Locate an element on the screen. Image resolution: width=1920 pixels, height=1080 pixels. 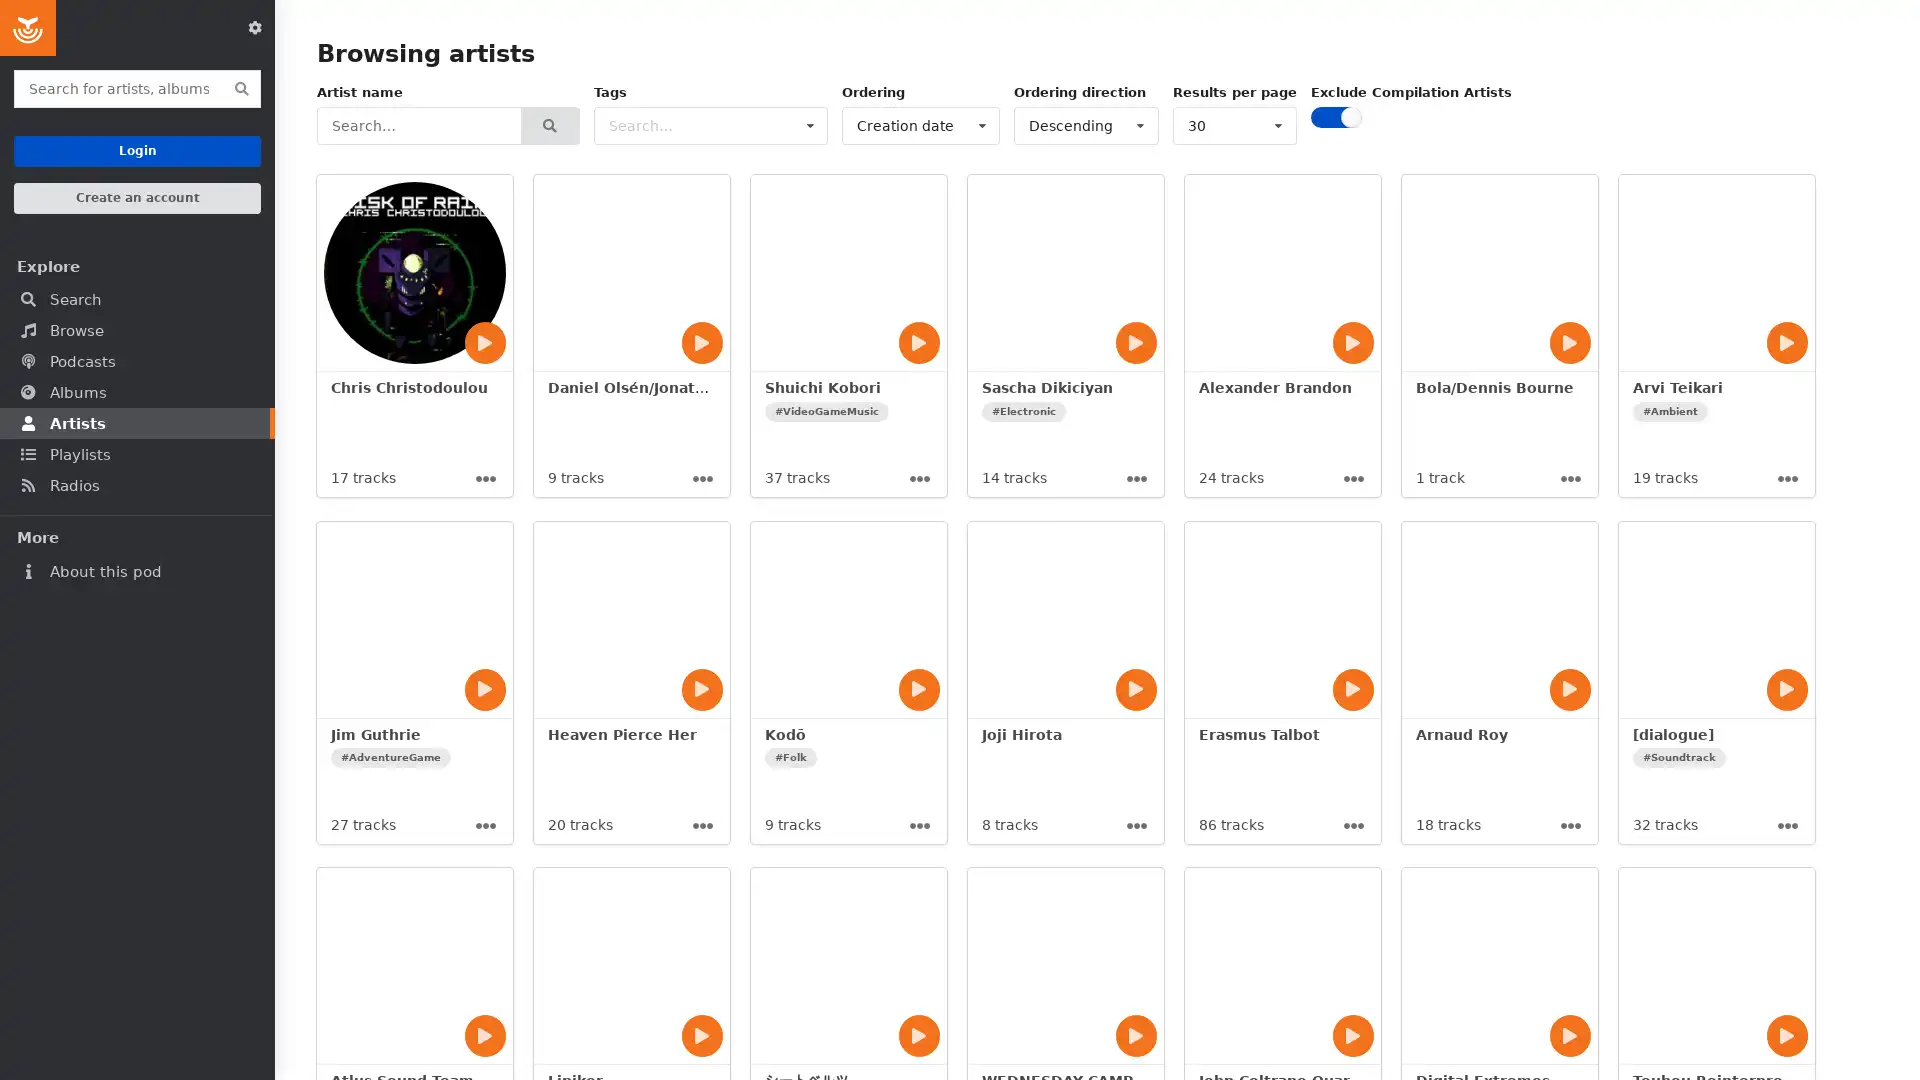
Play artist is located at coordinates (701, 1035).